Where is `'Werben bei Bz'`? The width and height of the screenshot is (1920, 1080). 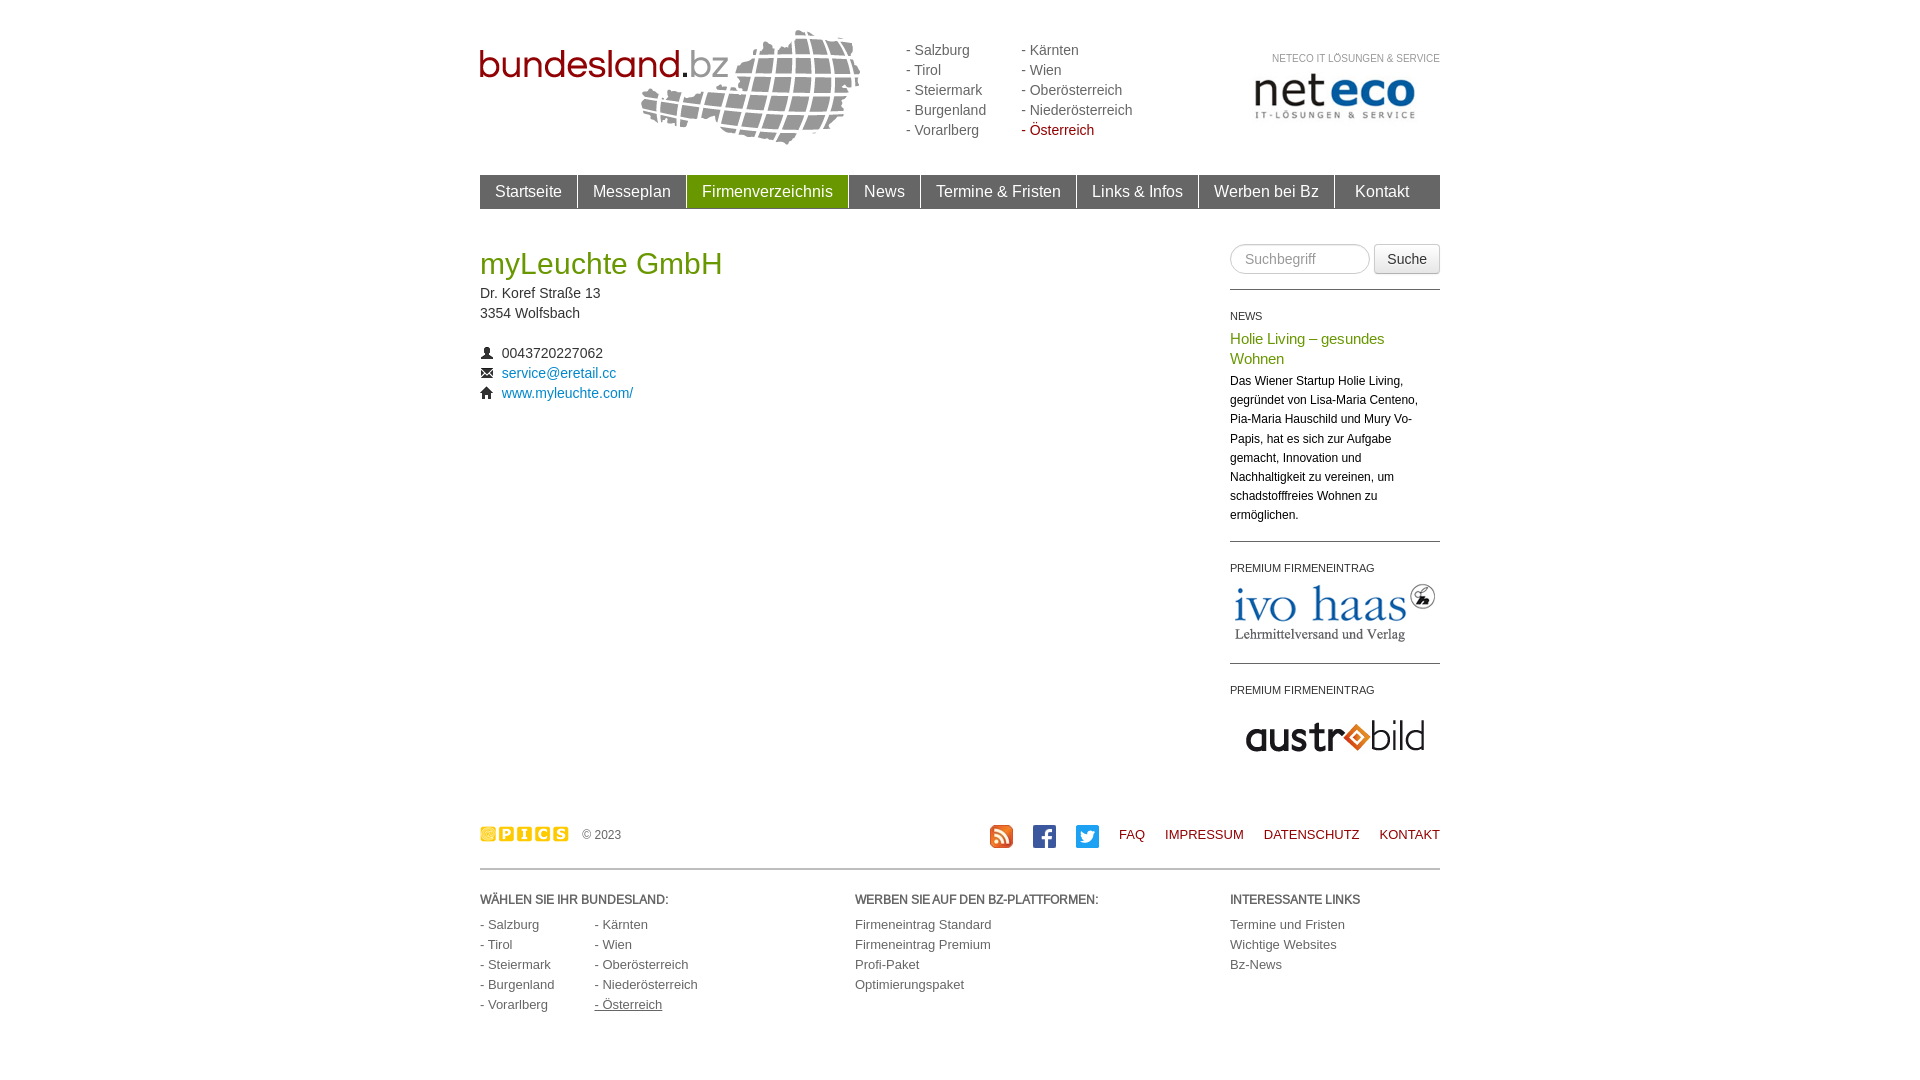
'Werben bei Bz' is located at coordinates (1265, 191).